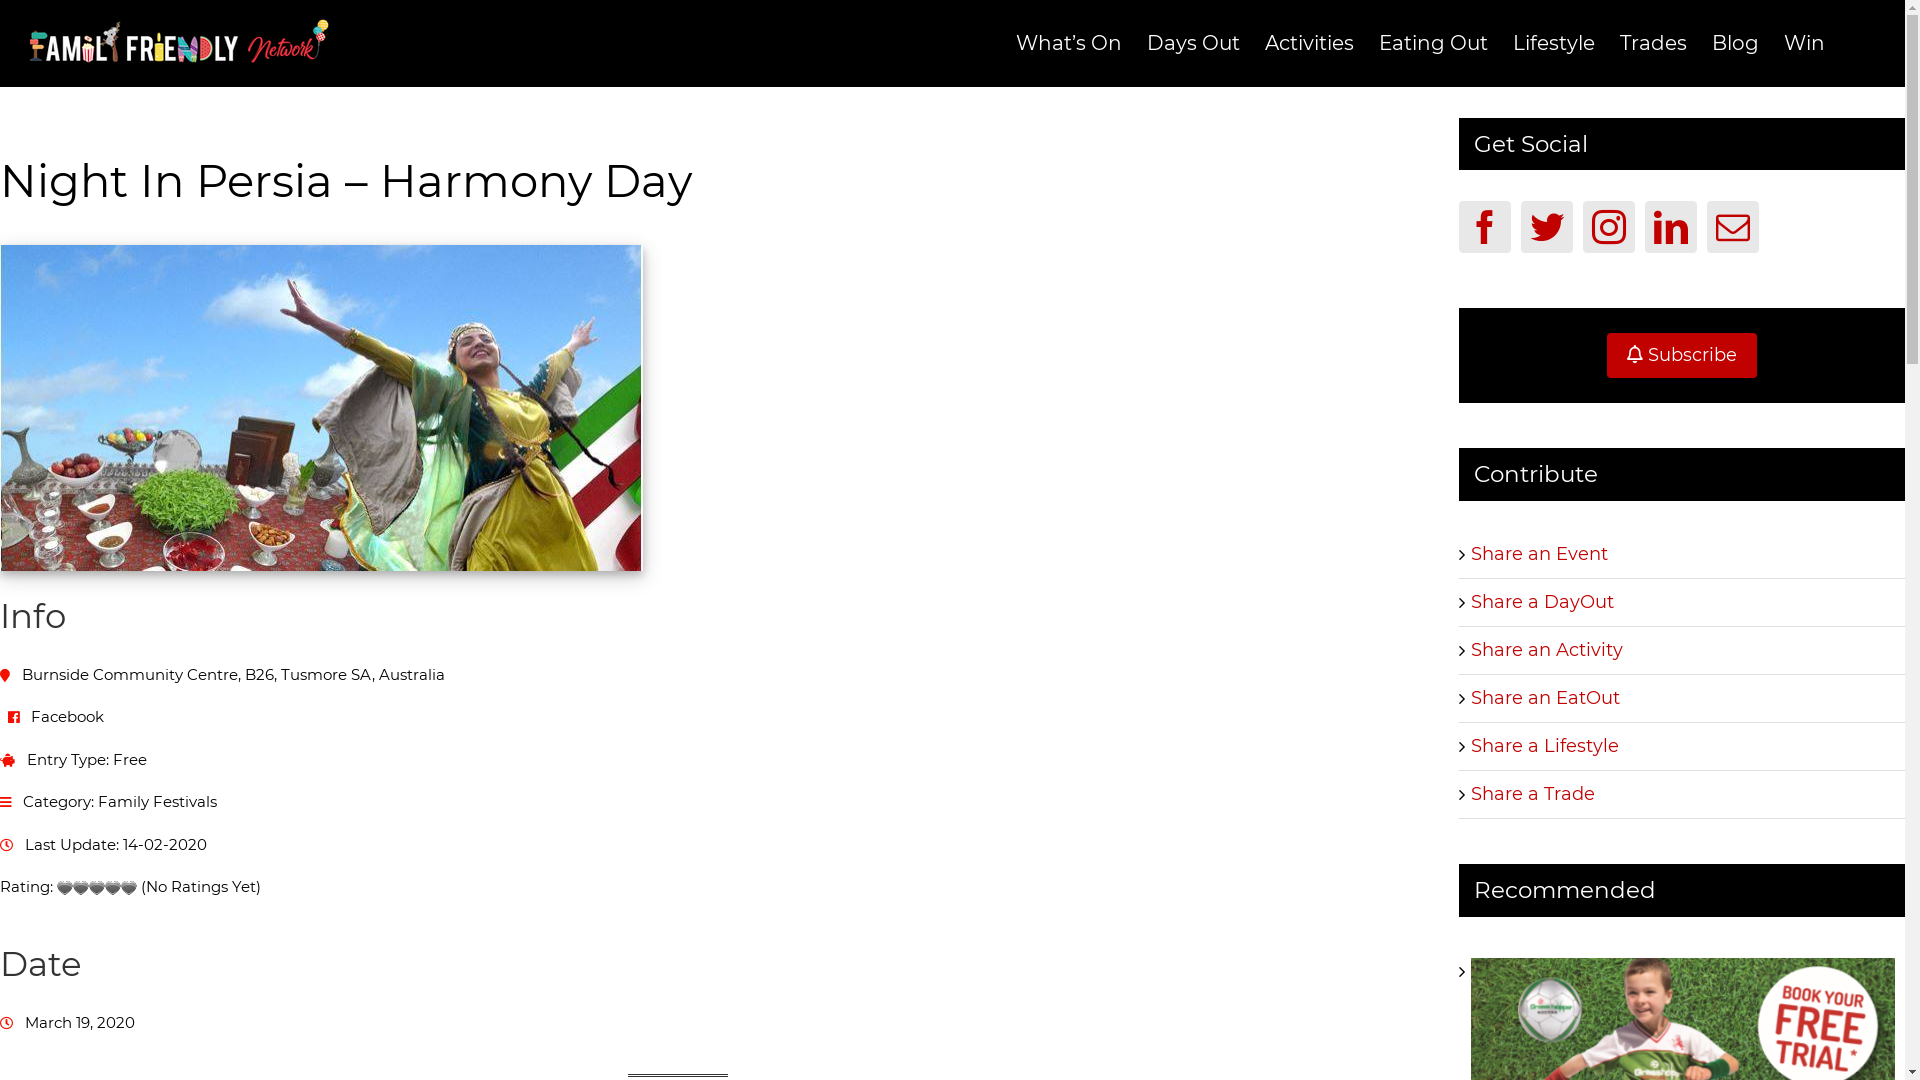 The height and width of the screenshot is (1080, 1920). Describe the element at coordinates (1804, 43) in the screenshot. I see `'Win'` at that location.